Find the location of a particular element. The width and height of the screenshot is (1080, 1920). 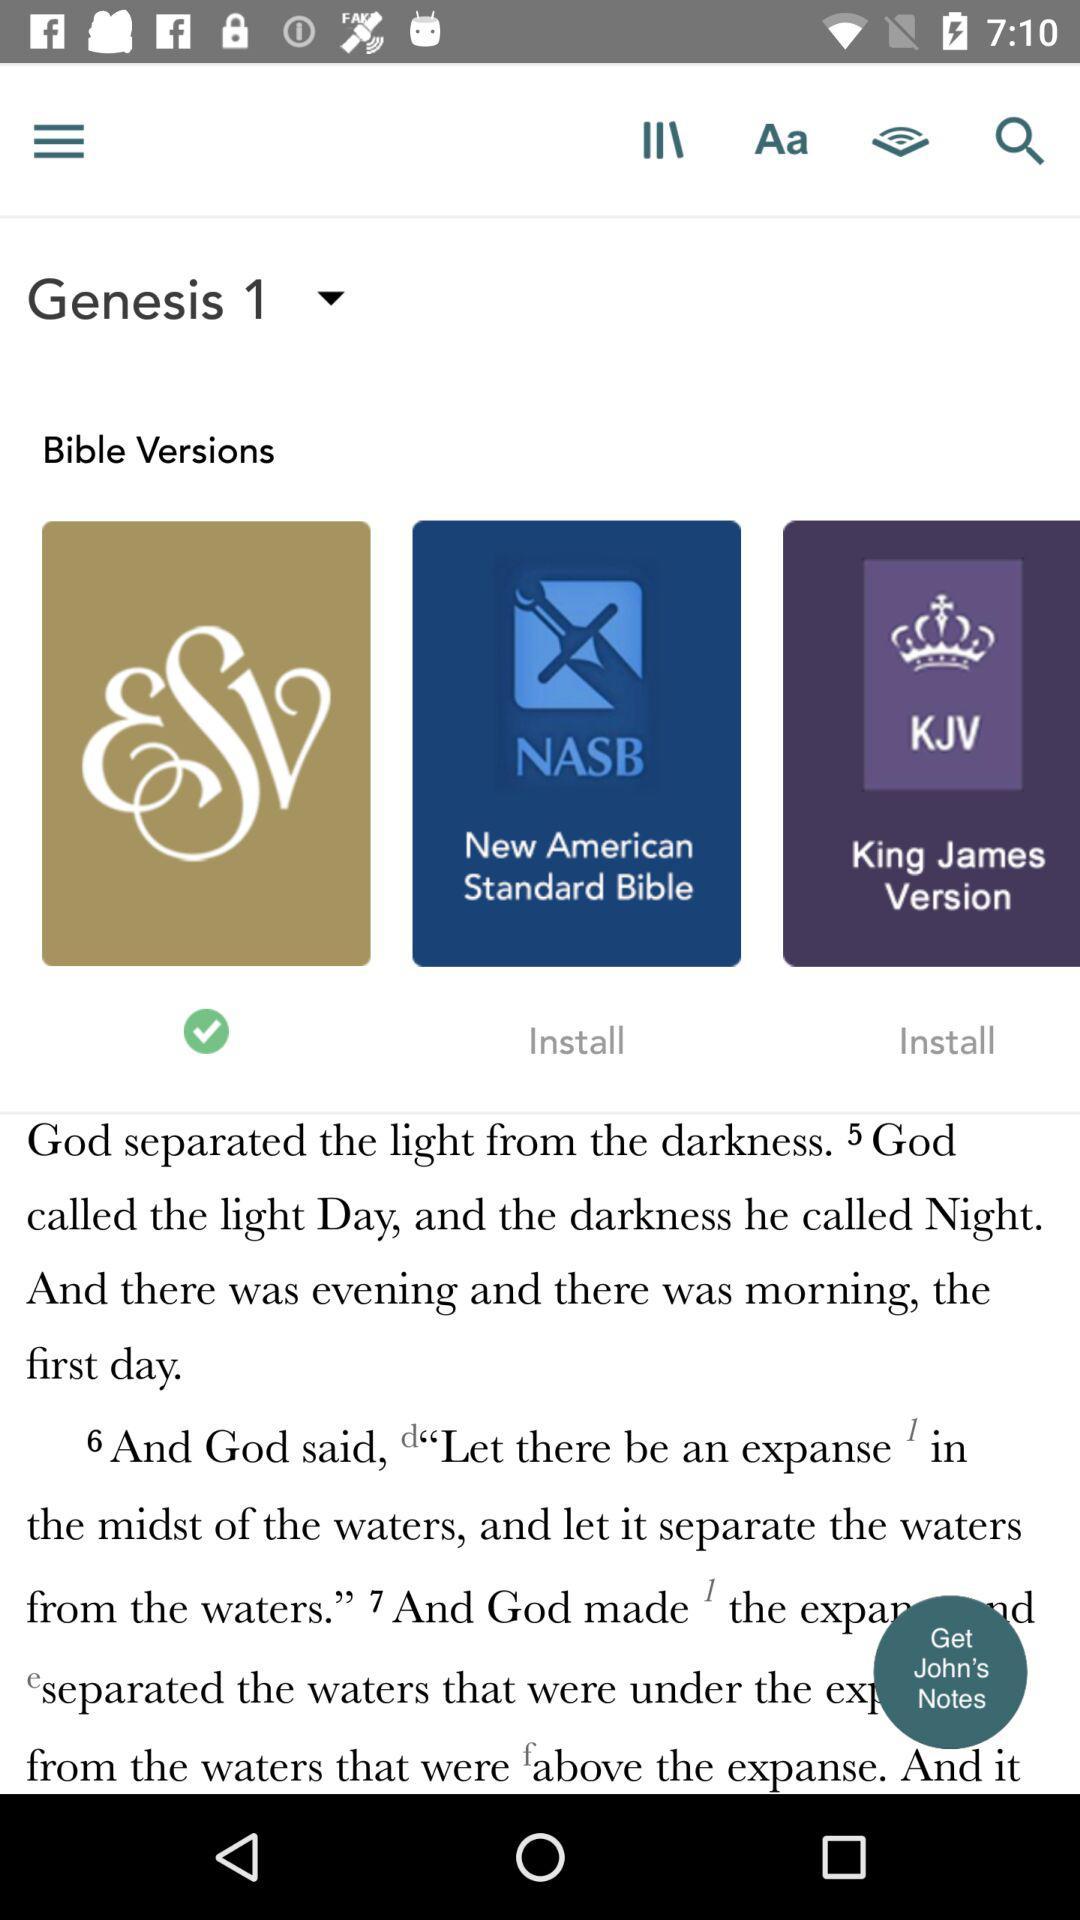

the avatar icon is located at coordinates (948, 1671).